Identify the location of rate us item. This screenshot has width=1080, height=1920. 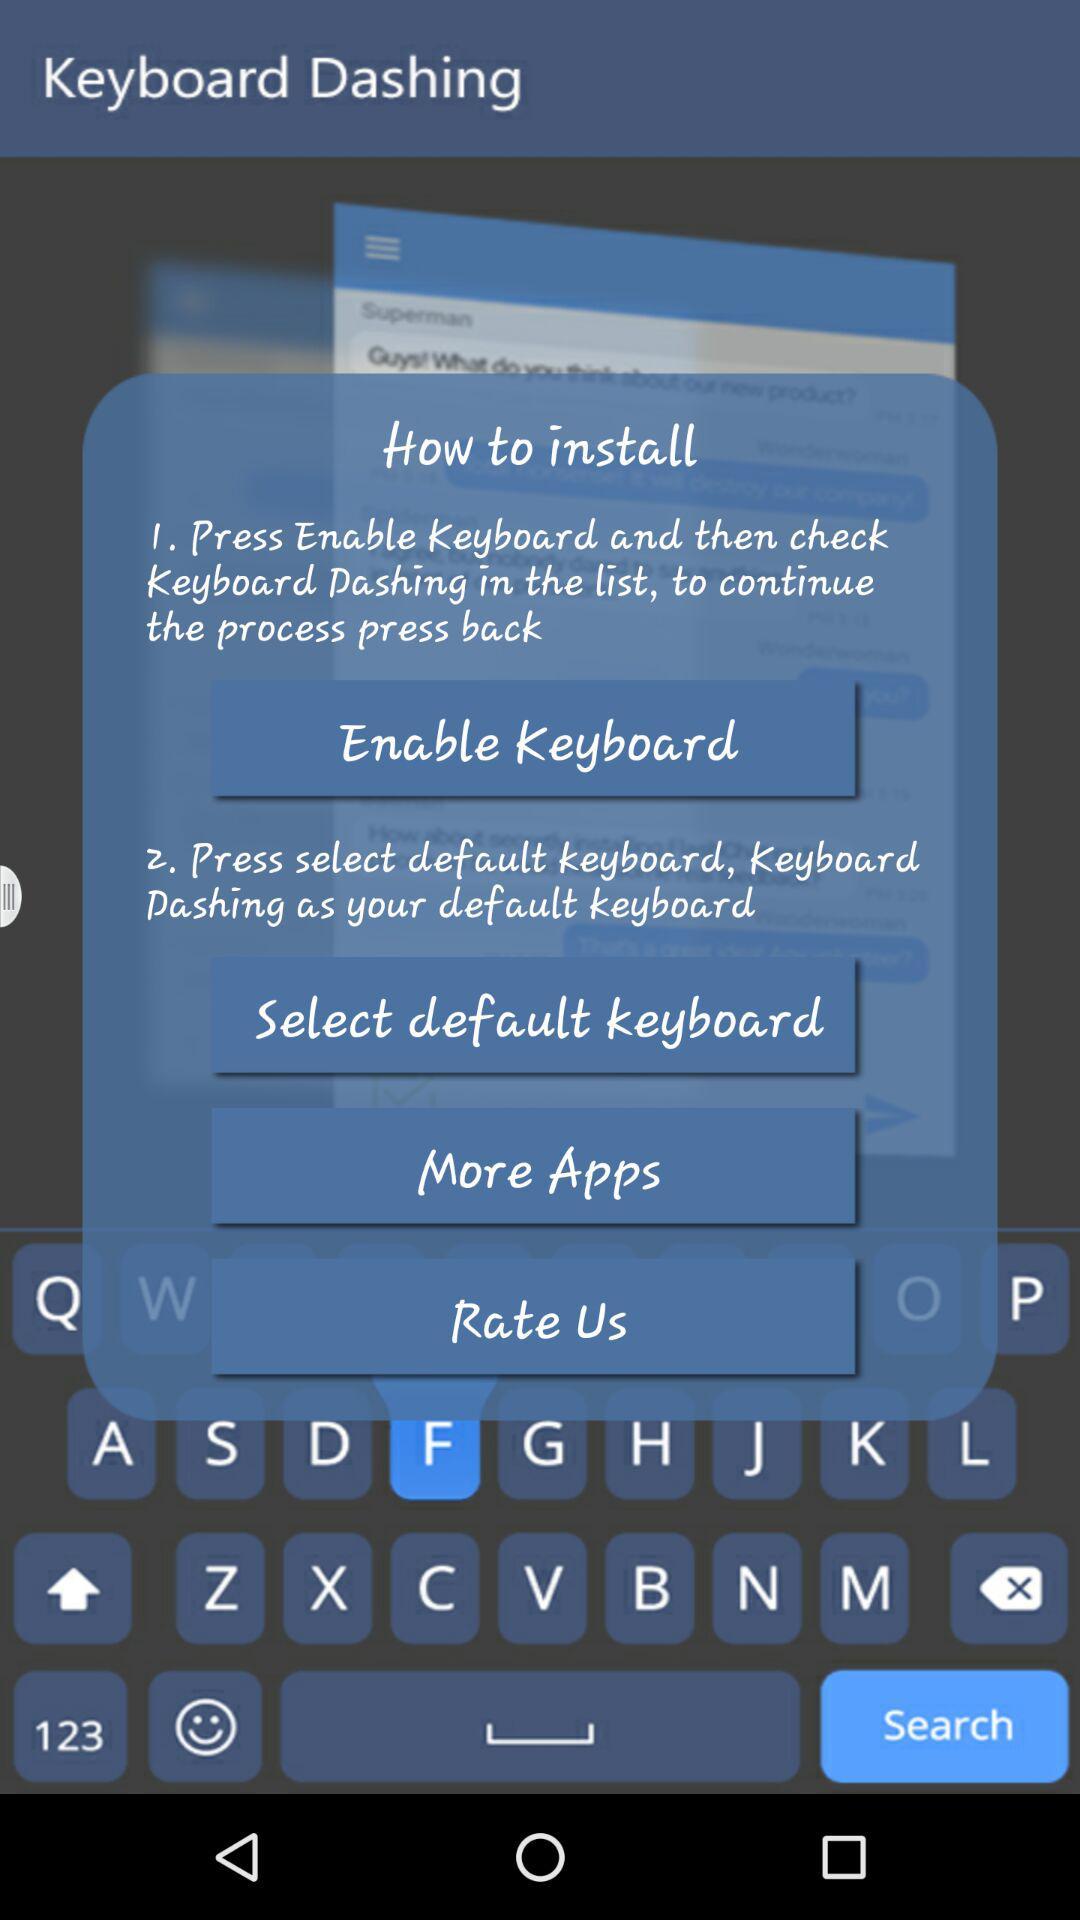
(538, 1320).